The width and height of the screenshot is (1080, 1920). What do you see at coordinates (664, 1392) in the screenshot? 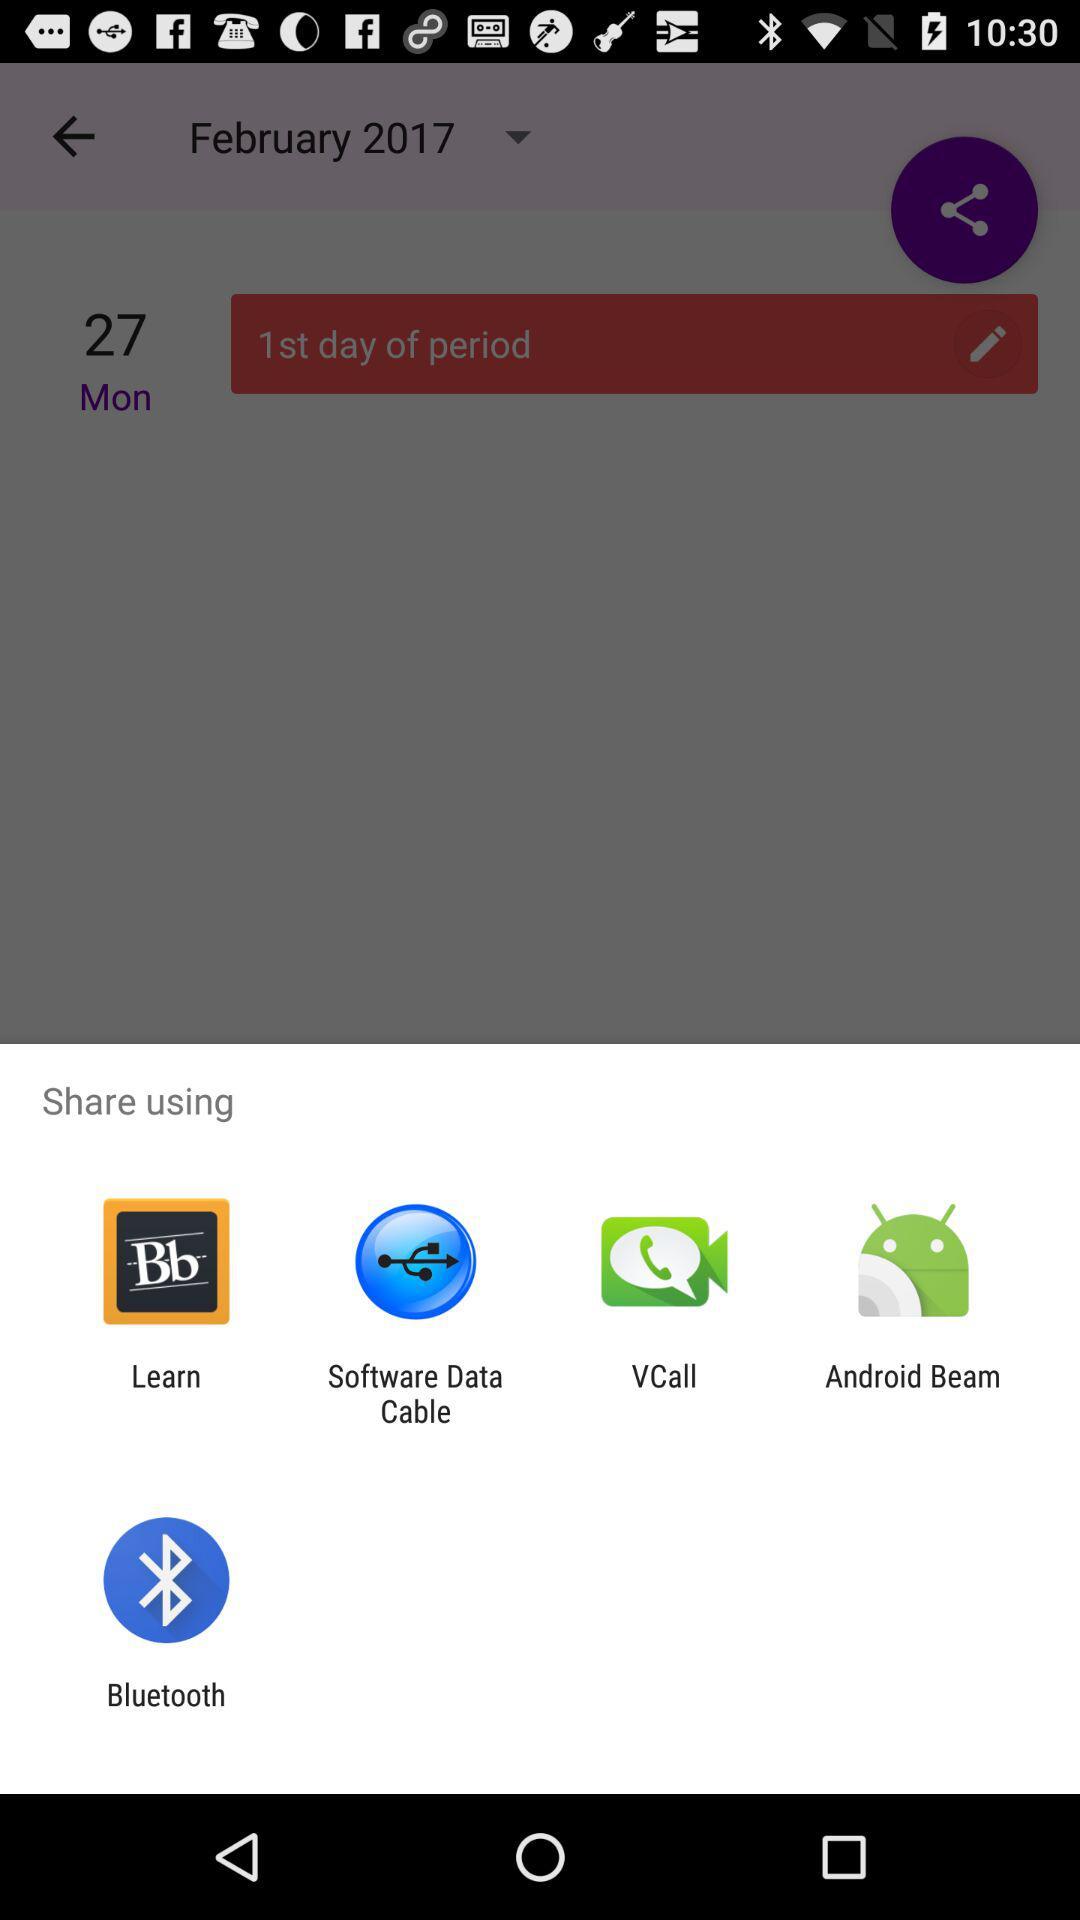
I see `the icon next to the software data cable icon` at bounding box center [664, 1392].